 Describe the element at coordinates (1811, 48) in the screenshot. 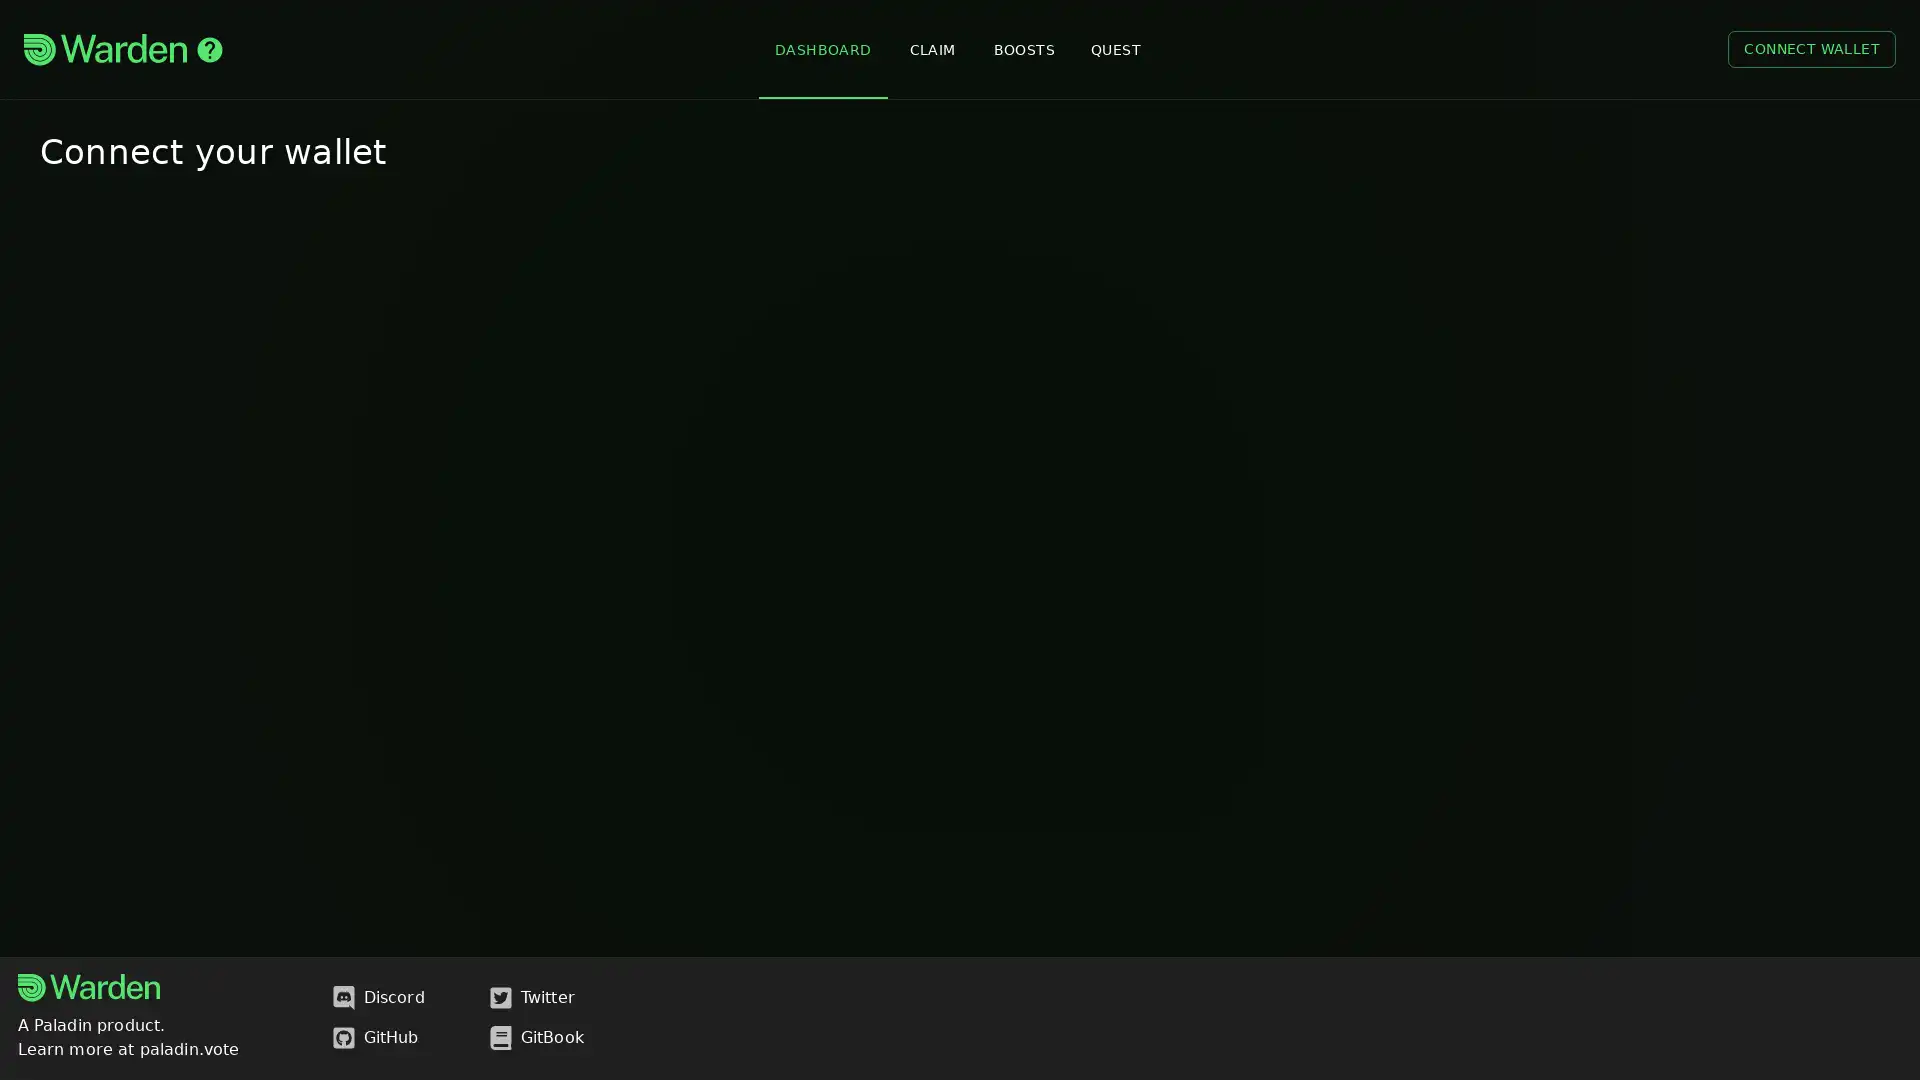

I see `CONNECT WALLET` at that location.